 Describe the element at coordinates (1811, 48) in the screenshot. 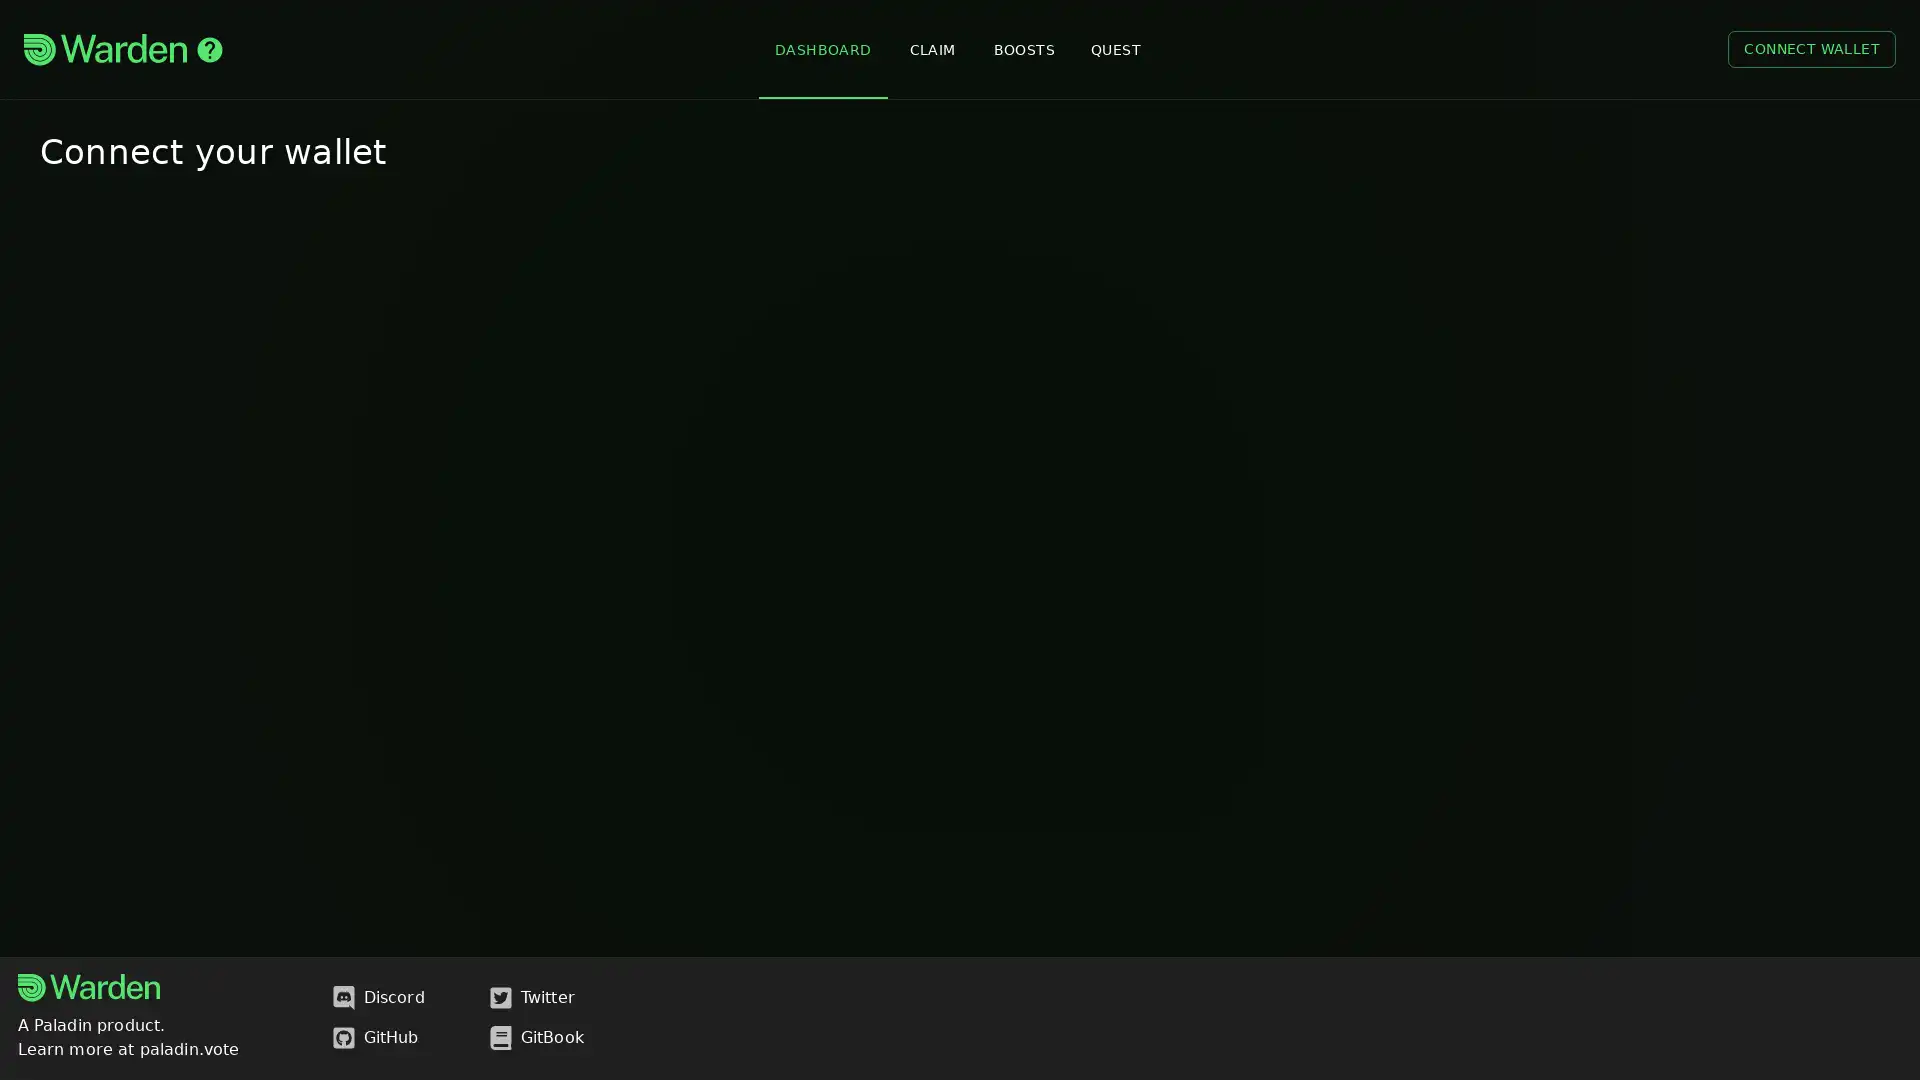

I see `CONNECT WALLET` at that location.